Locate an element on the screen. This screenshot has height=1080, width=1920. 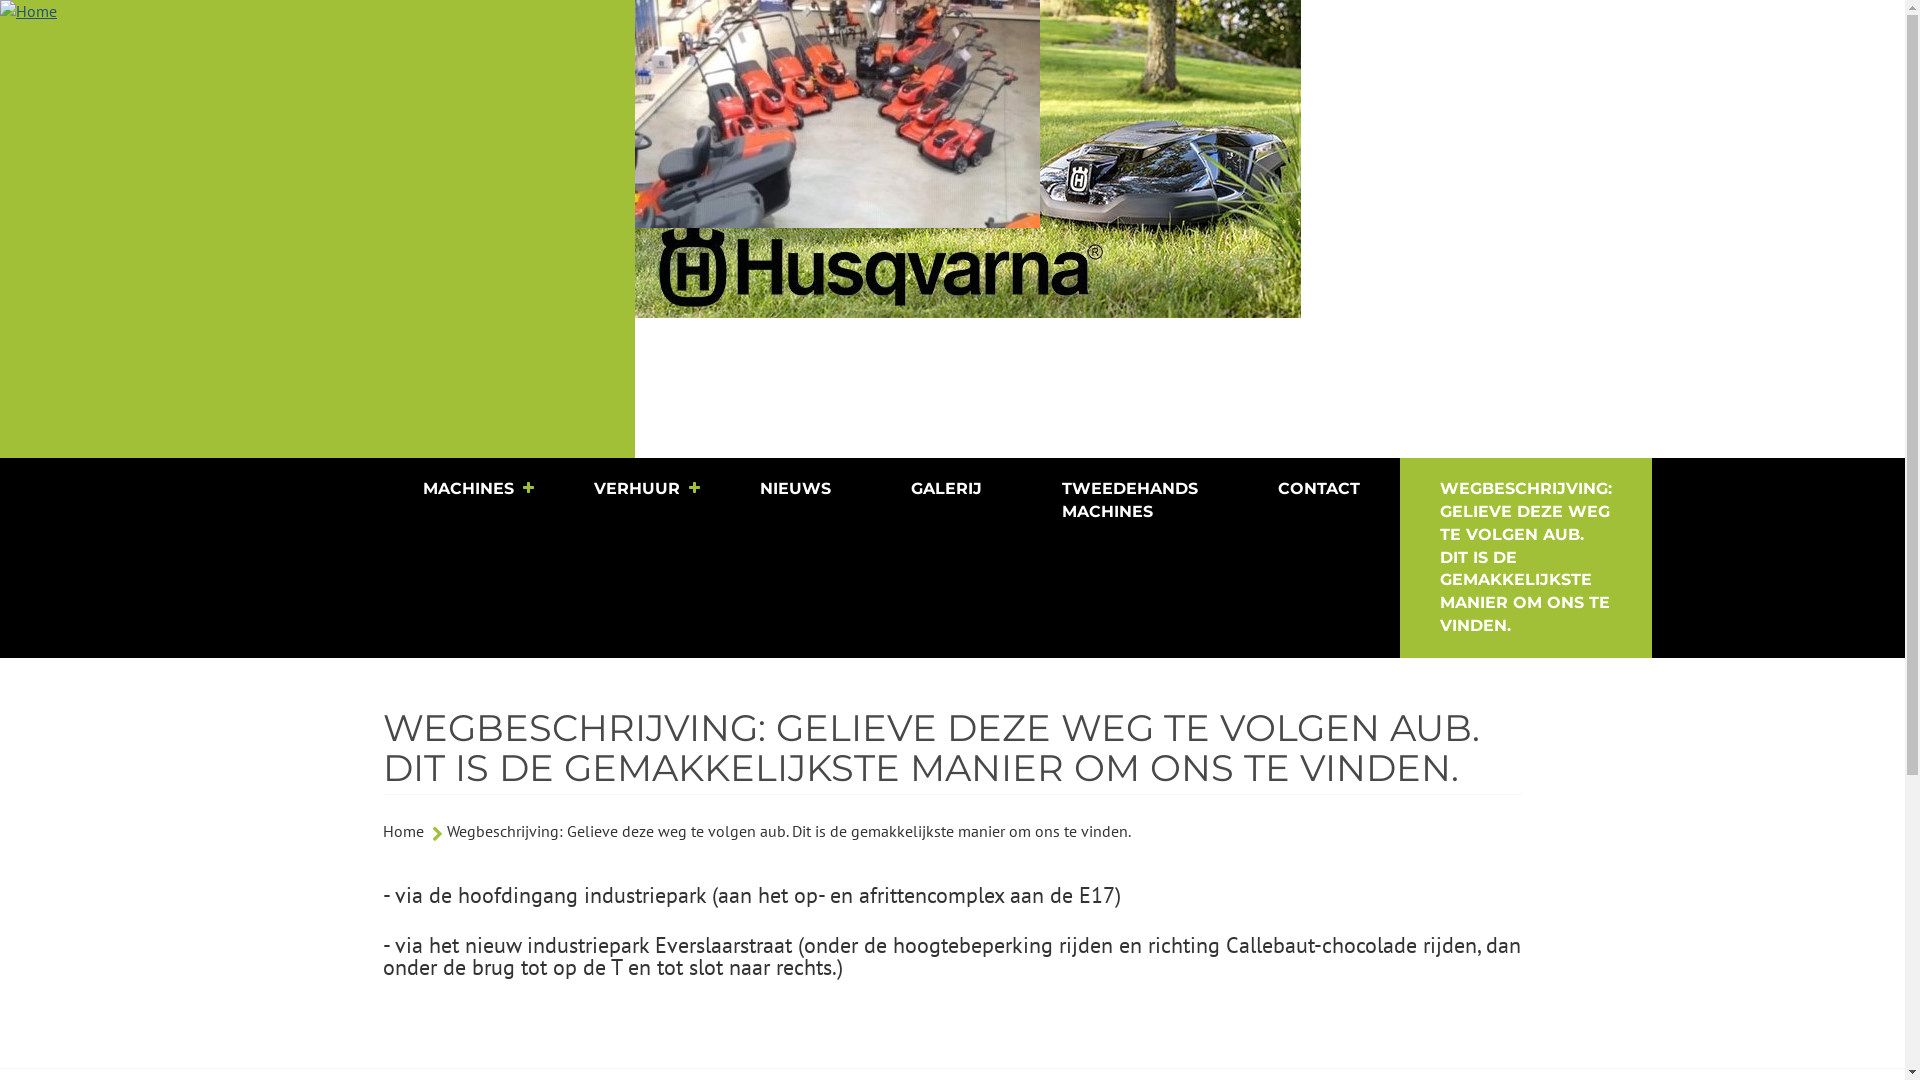
'MACHINES' is located at coordinates (466, 489).